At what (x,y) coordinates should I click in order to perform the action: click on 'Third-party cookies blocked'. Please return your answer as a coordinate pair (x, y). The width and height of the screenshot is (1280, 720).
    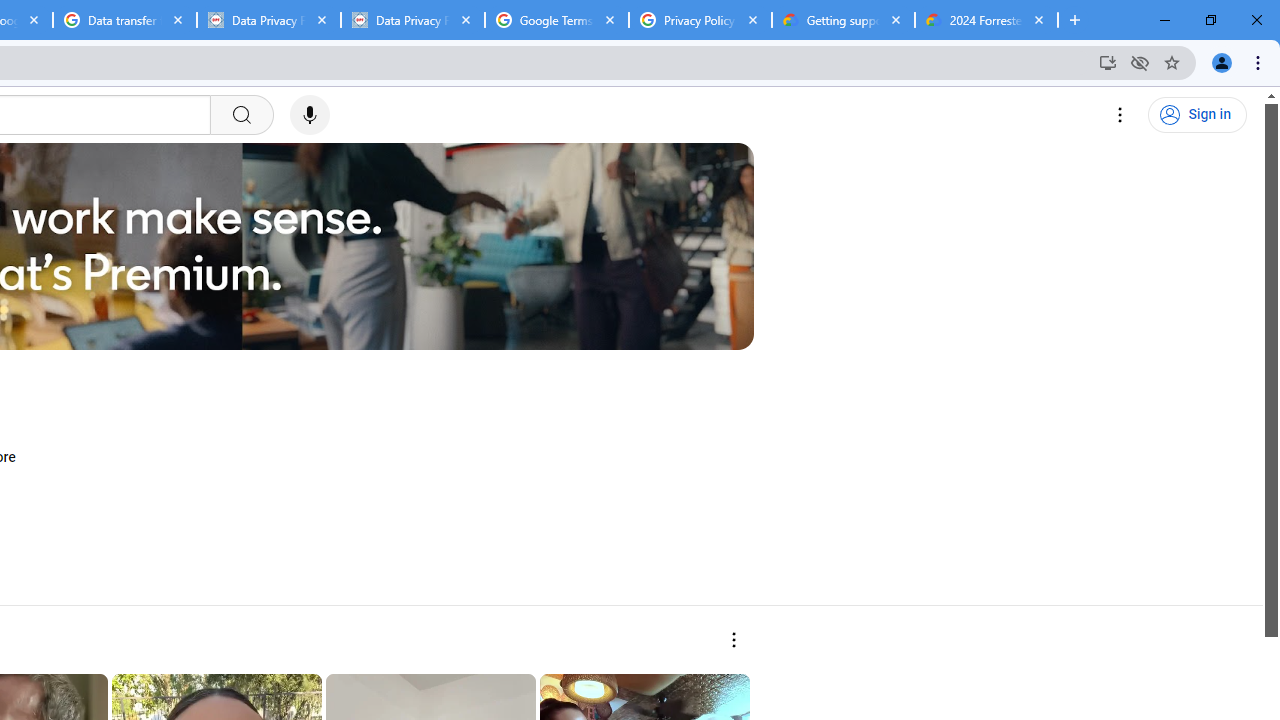
    Looking at the image, I should click on (1139, 61).